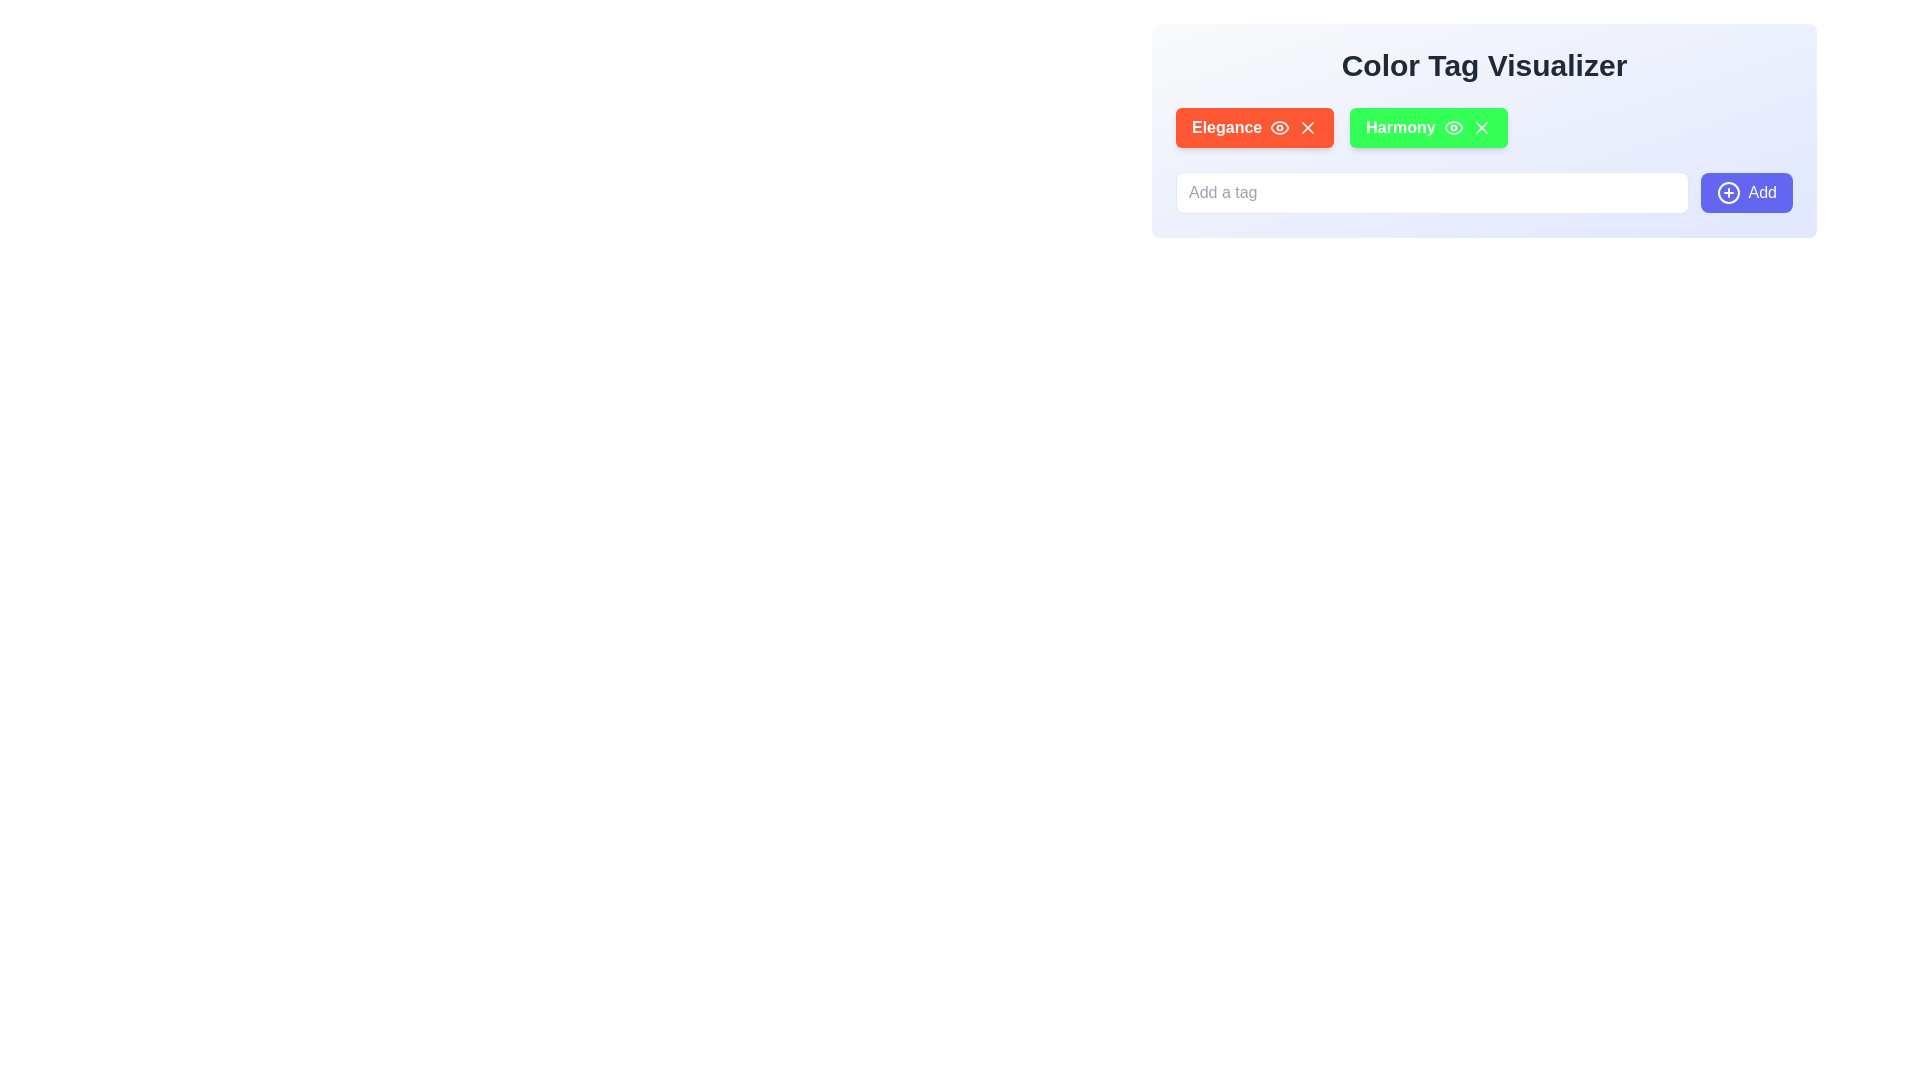  Describe the element at coordinates (1762, 192) in the screenshot. I see `the static text component of the clickable button located in the lower right corner of the 'Color Tag Visualizer' interface, which is to the right of the plus icon` at that location.